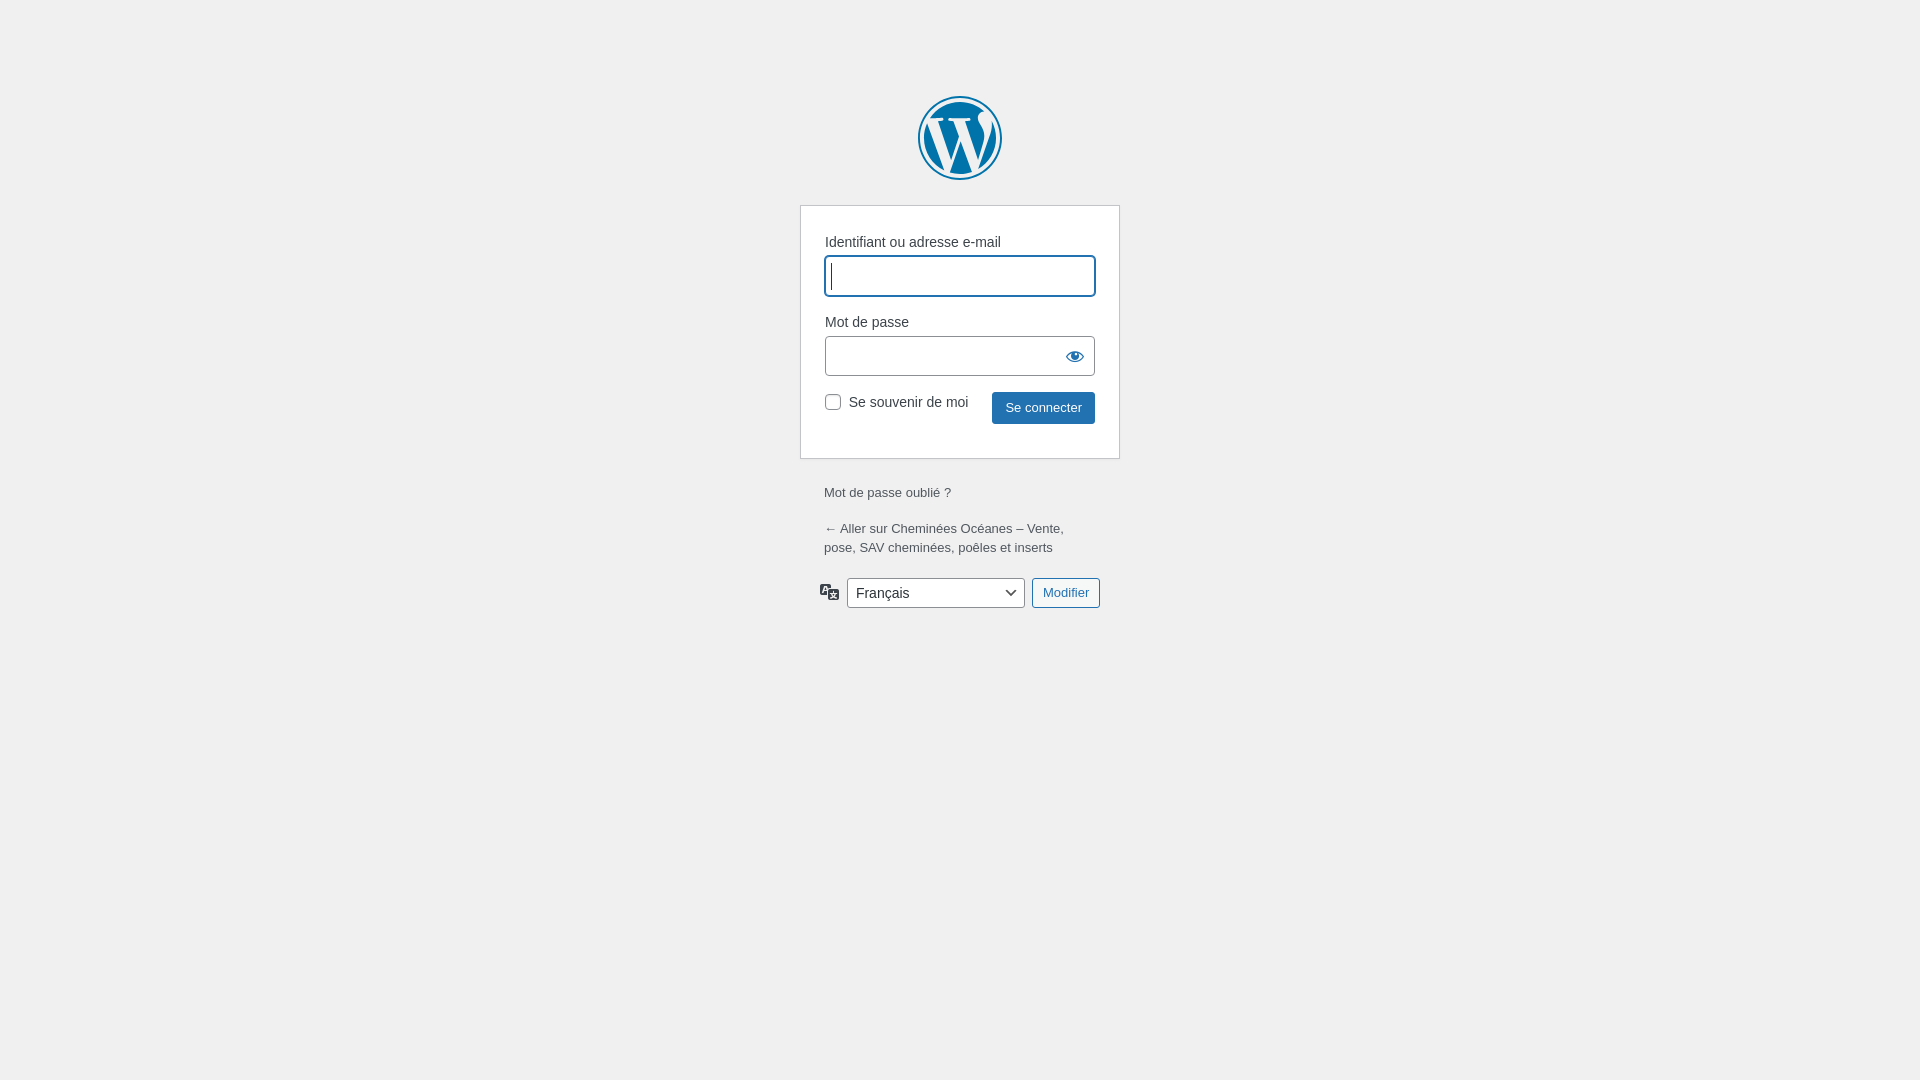  What do you see at coordinates (1064, 592) in the screenshot?
I see `'Modifier'` at bounding box center [1064, 592].